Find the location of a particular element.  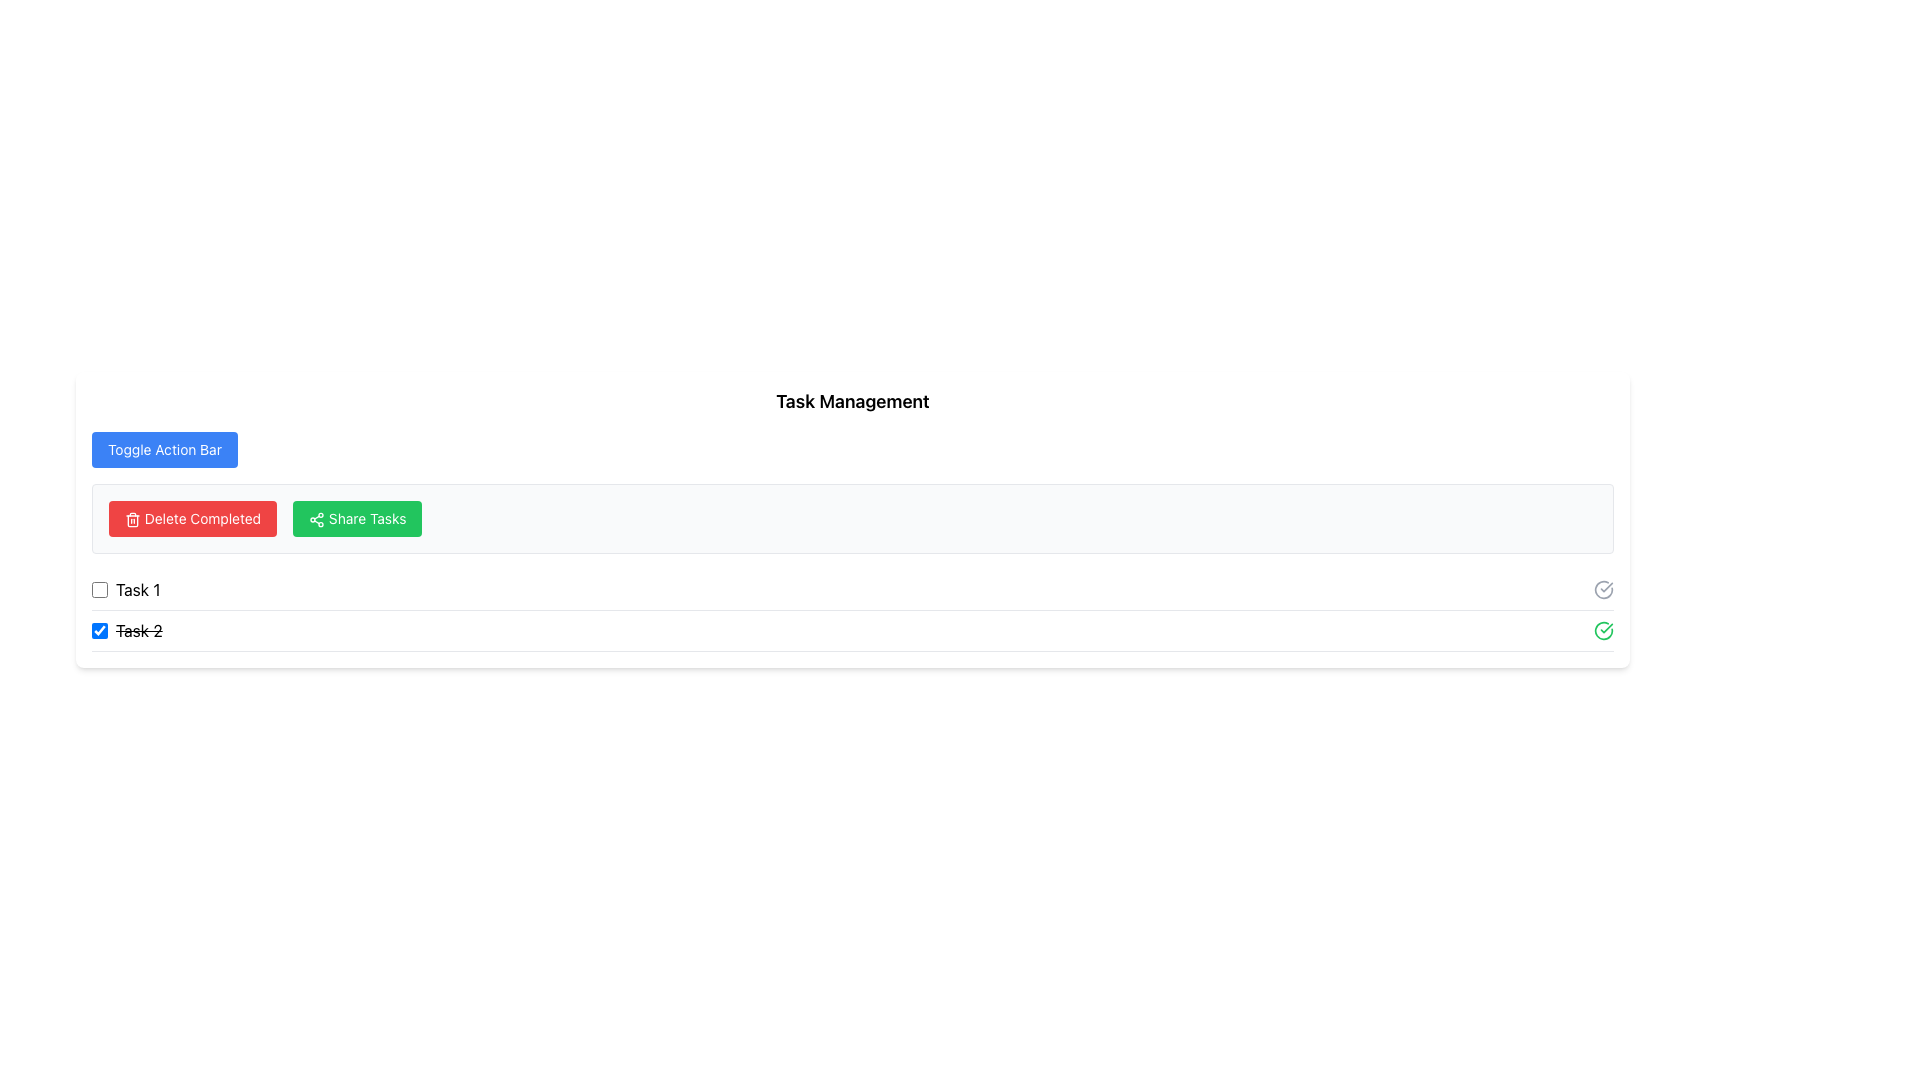

the middle part of the trash can icon is located at coordinates (132, 519).